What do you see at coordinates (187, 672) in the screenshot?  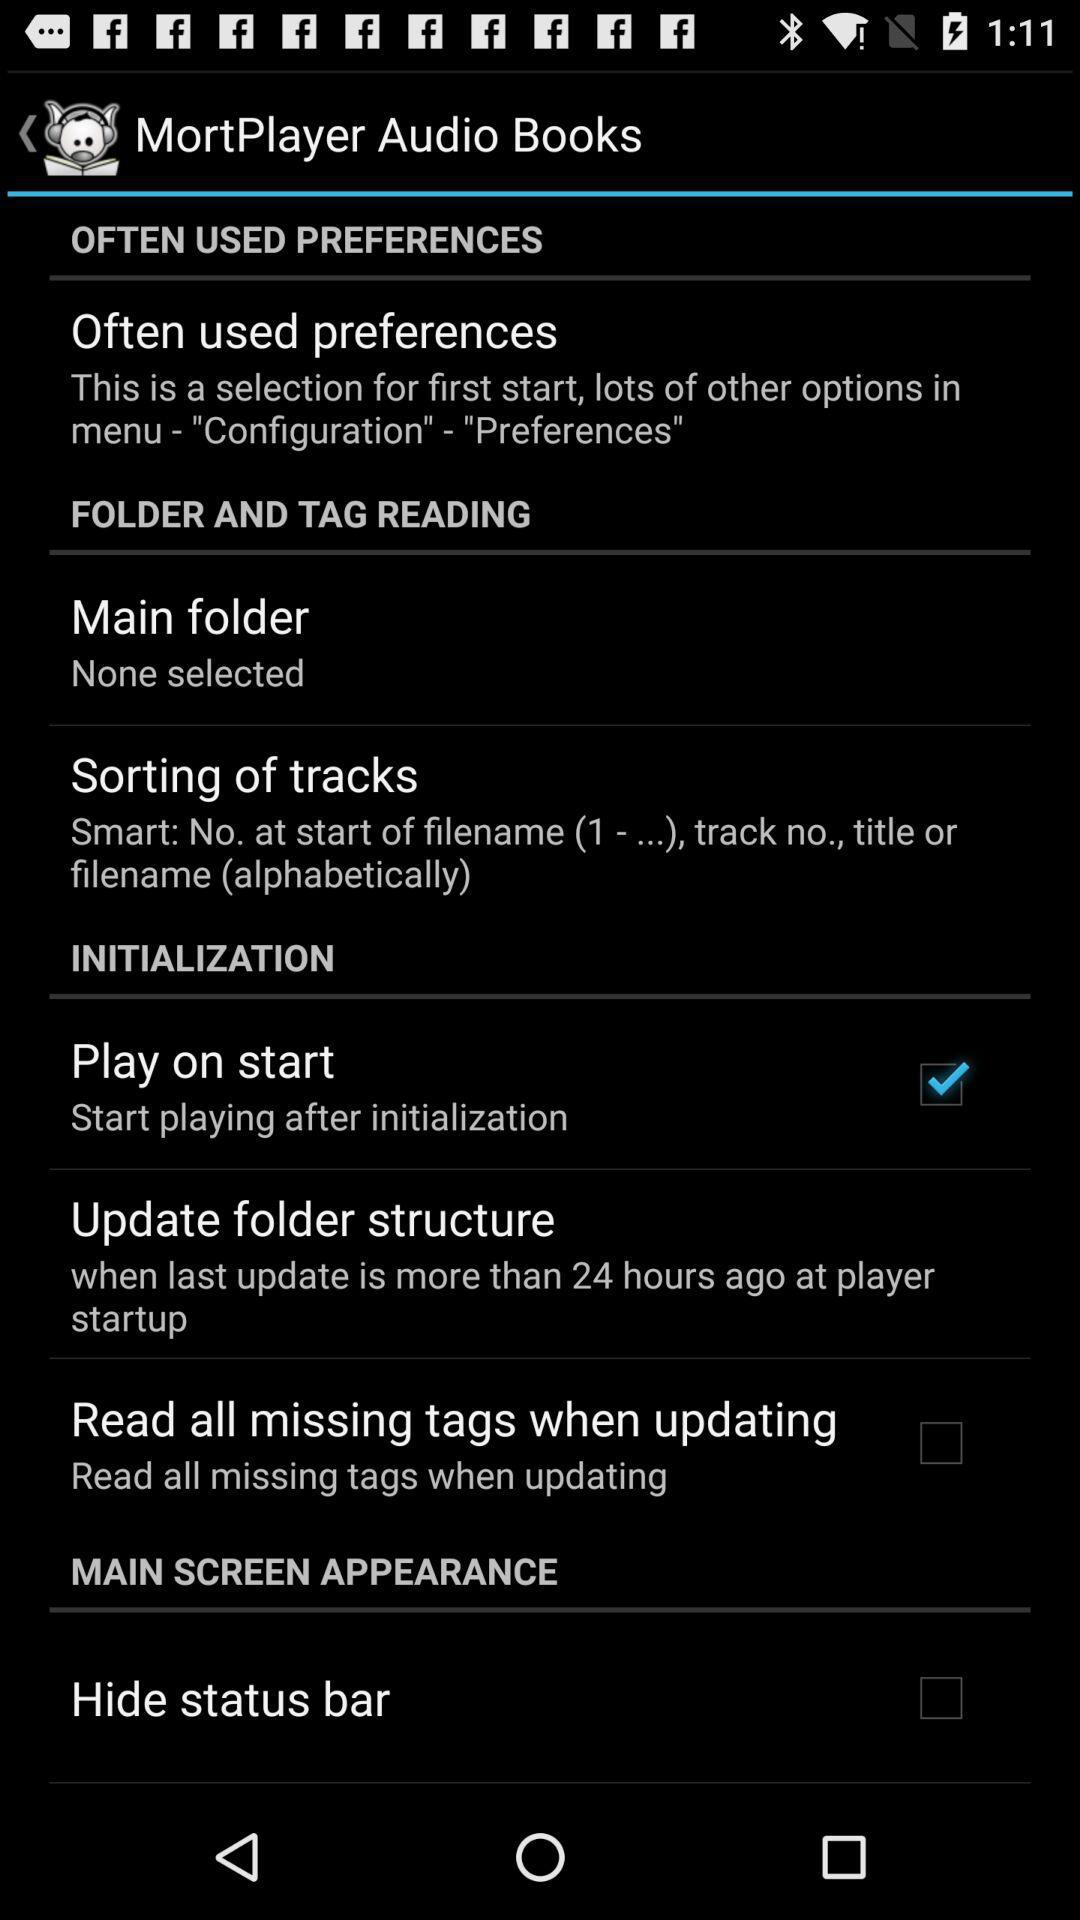 I see `item above the sorting of tracks icon` at bounding box center [187, 672].